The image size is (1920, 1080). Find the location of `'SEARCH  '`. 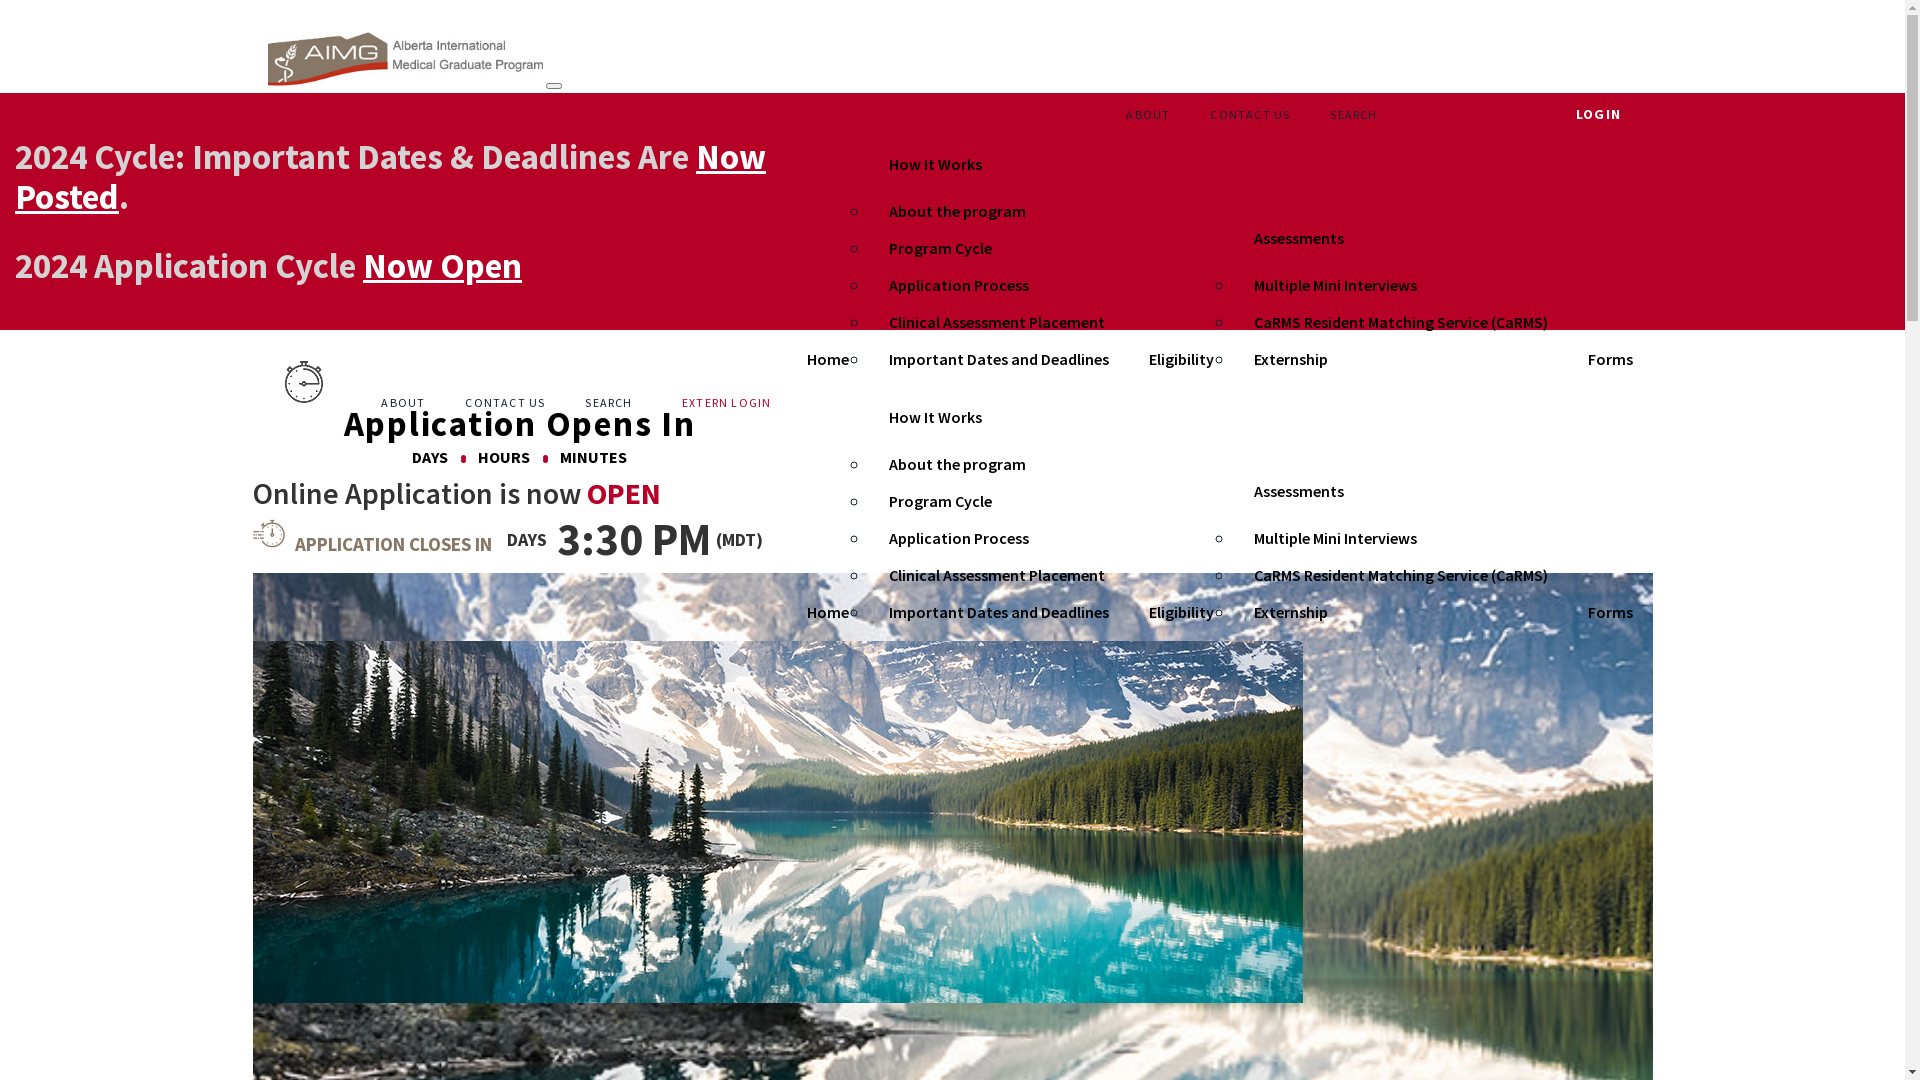

'SEARCH  ' is located at coordinates (610, 402).